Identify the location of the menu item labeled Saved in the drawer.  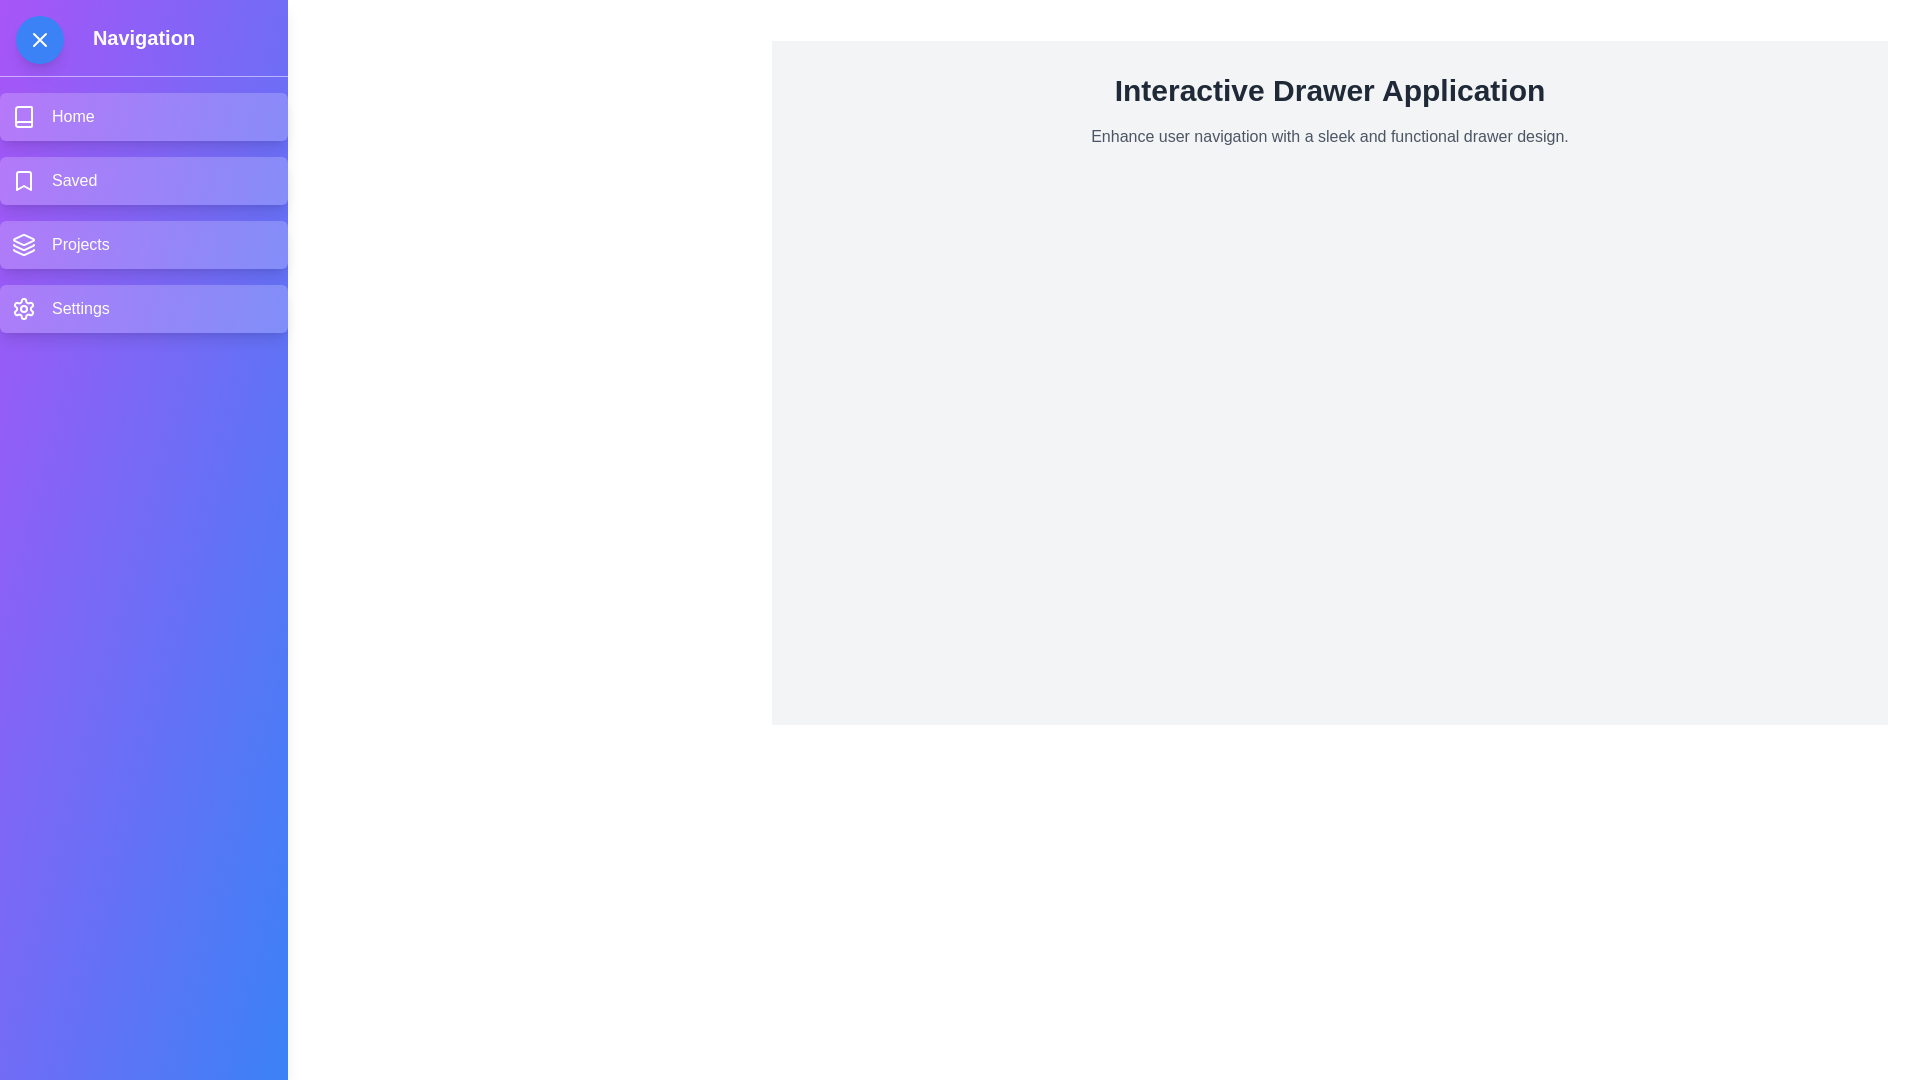
(143, 181).